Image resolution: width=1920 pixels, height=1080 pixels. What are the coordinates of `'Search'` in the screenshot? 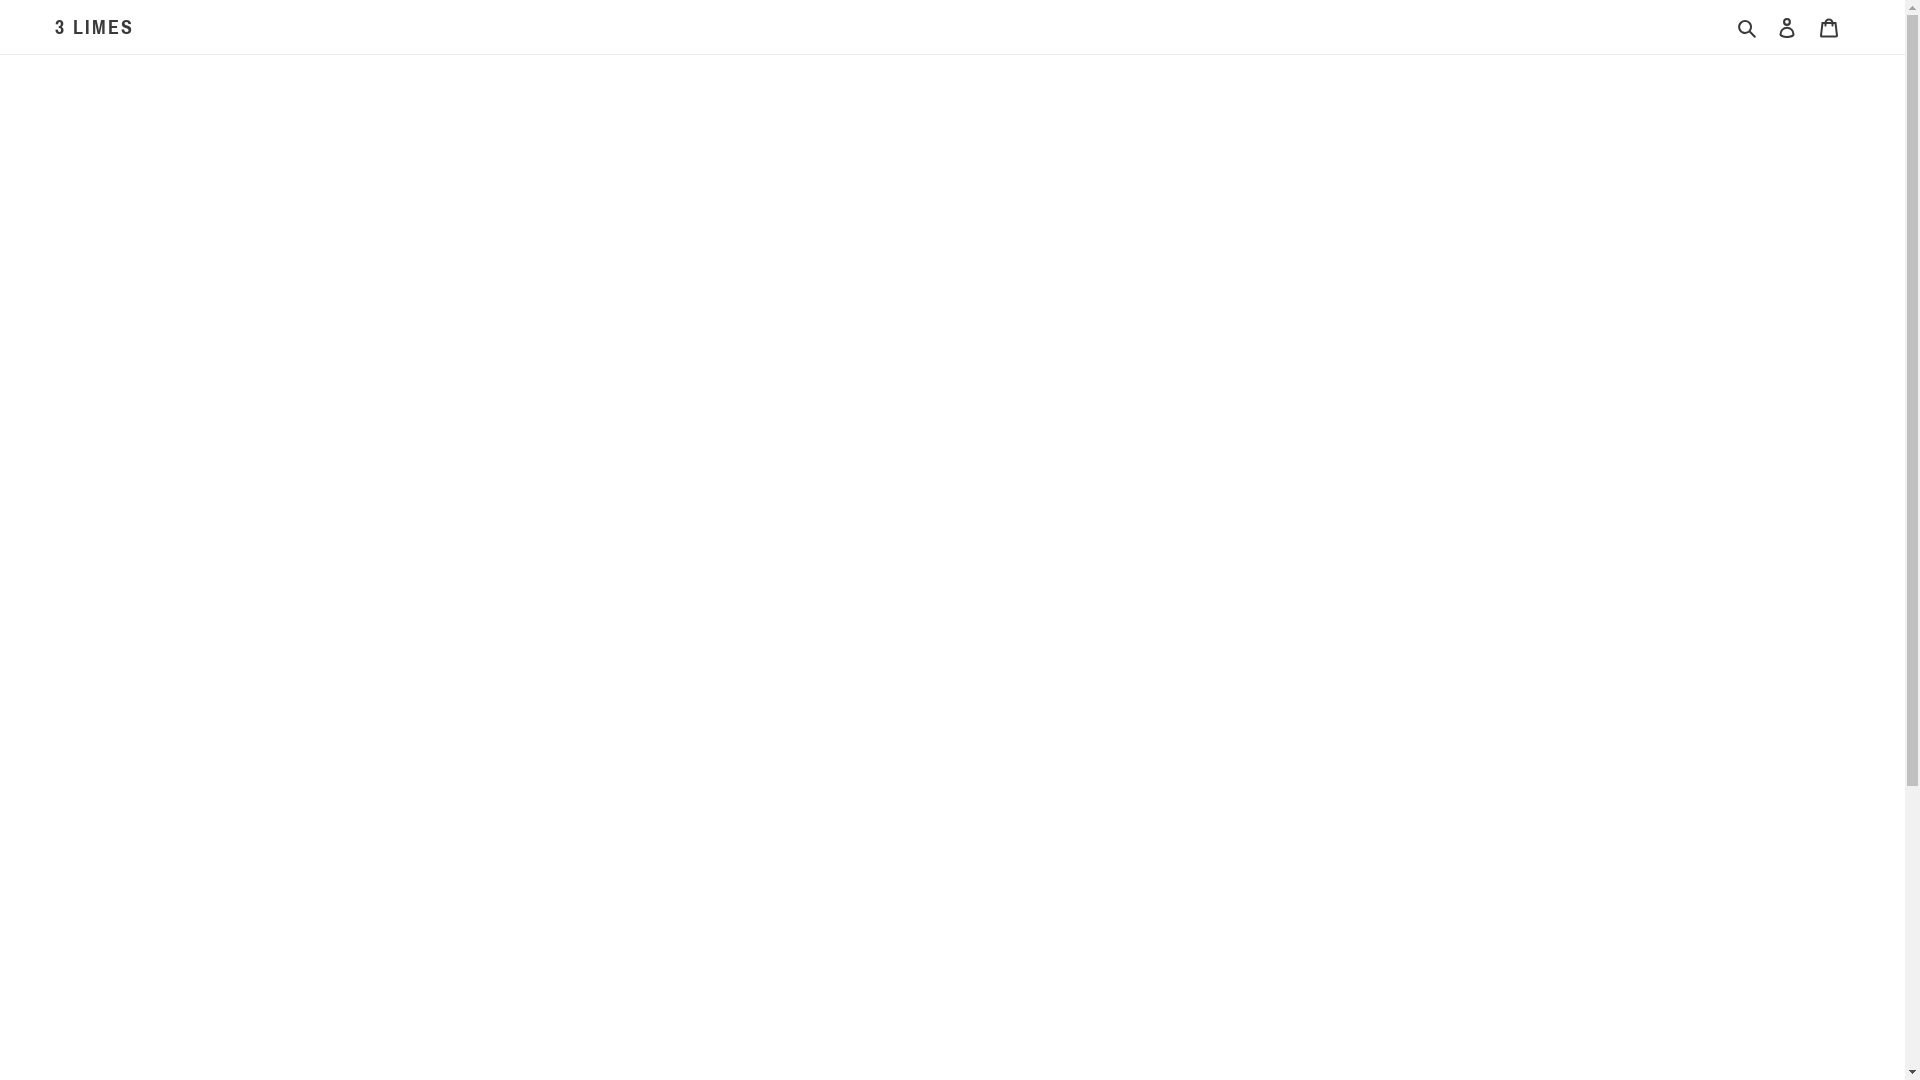 It's located at (1747, 27).